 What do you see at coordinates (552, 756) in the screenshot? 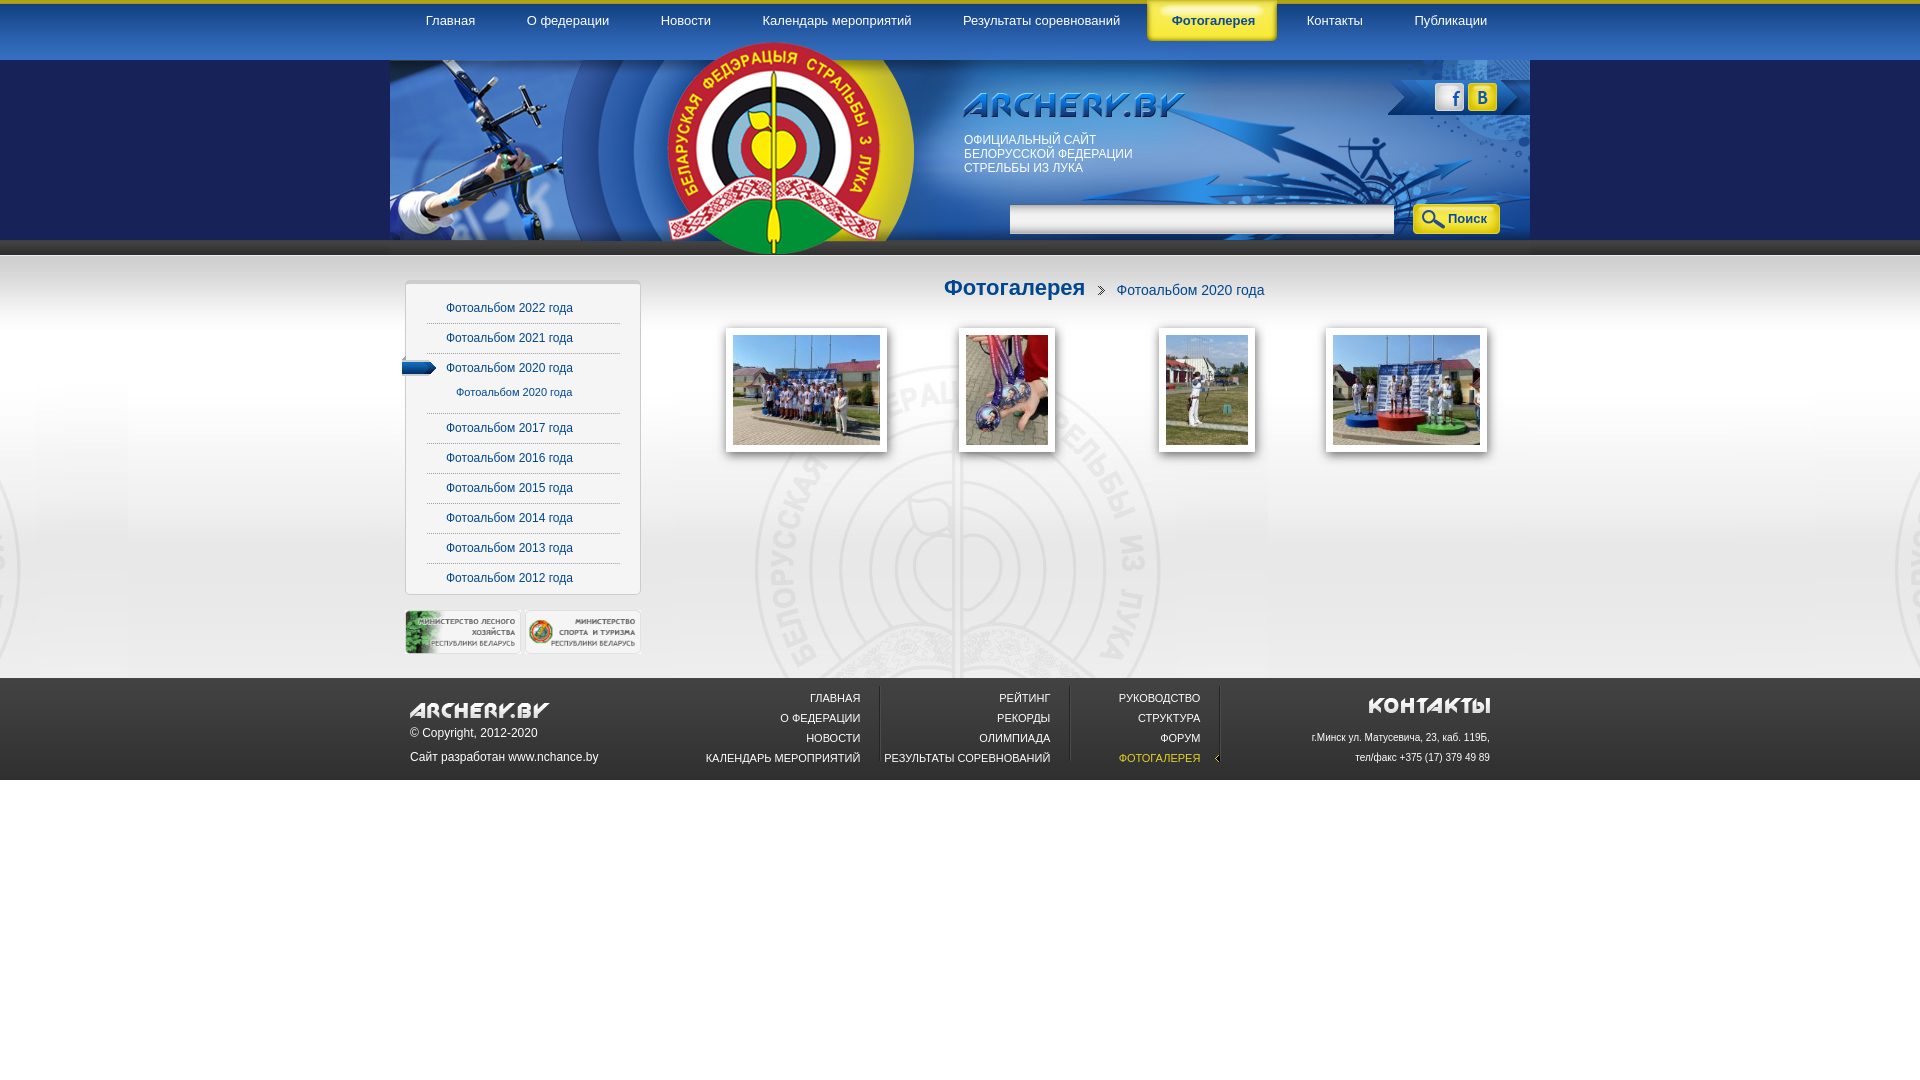
I see `'www.nchance.by'` at bounding box center [552, 756].